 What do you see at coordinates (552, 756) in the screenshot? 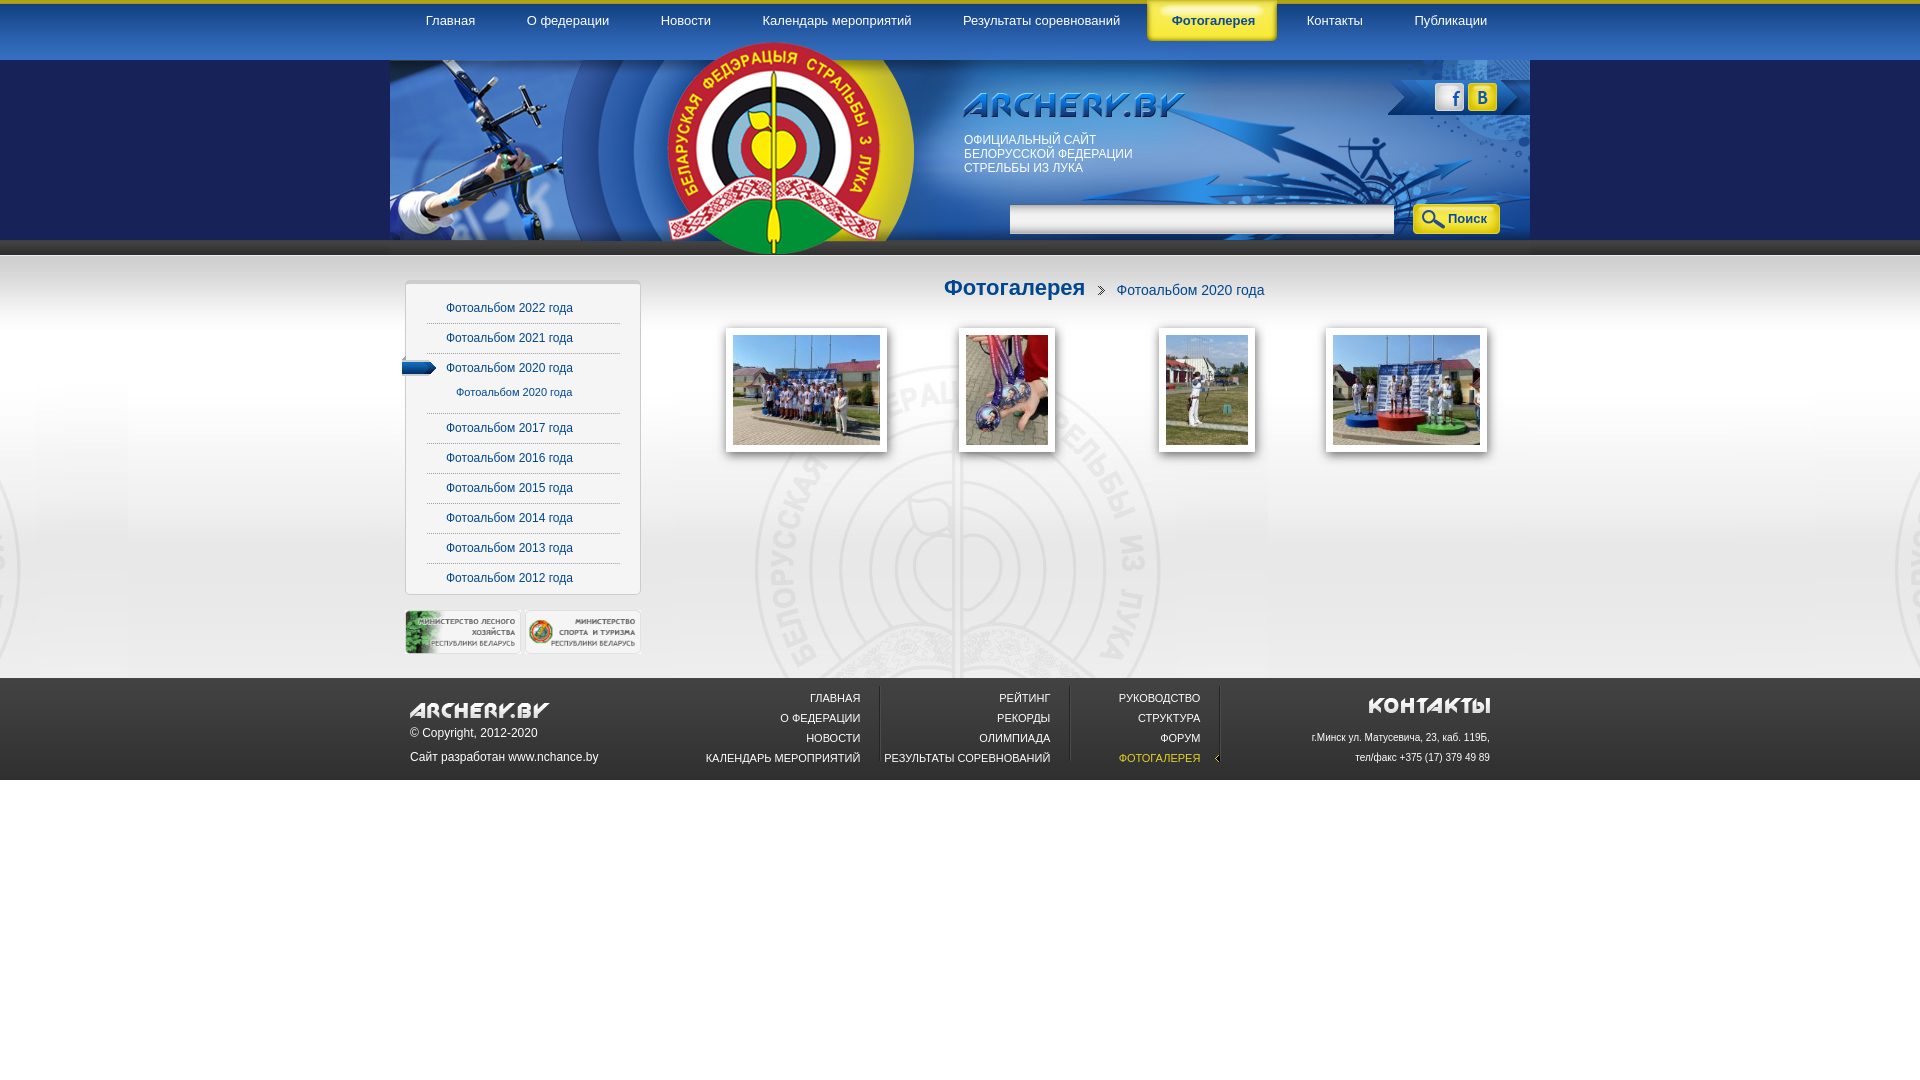
I see `'www.nchance.by'` at bounding box center [552, 756].